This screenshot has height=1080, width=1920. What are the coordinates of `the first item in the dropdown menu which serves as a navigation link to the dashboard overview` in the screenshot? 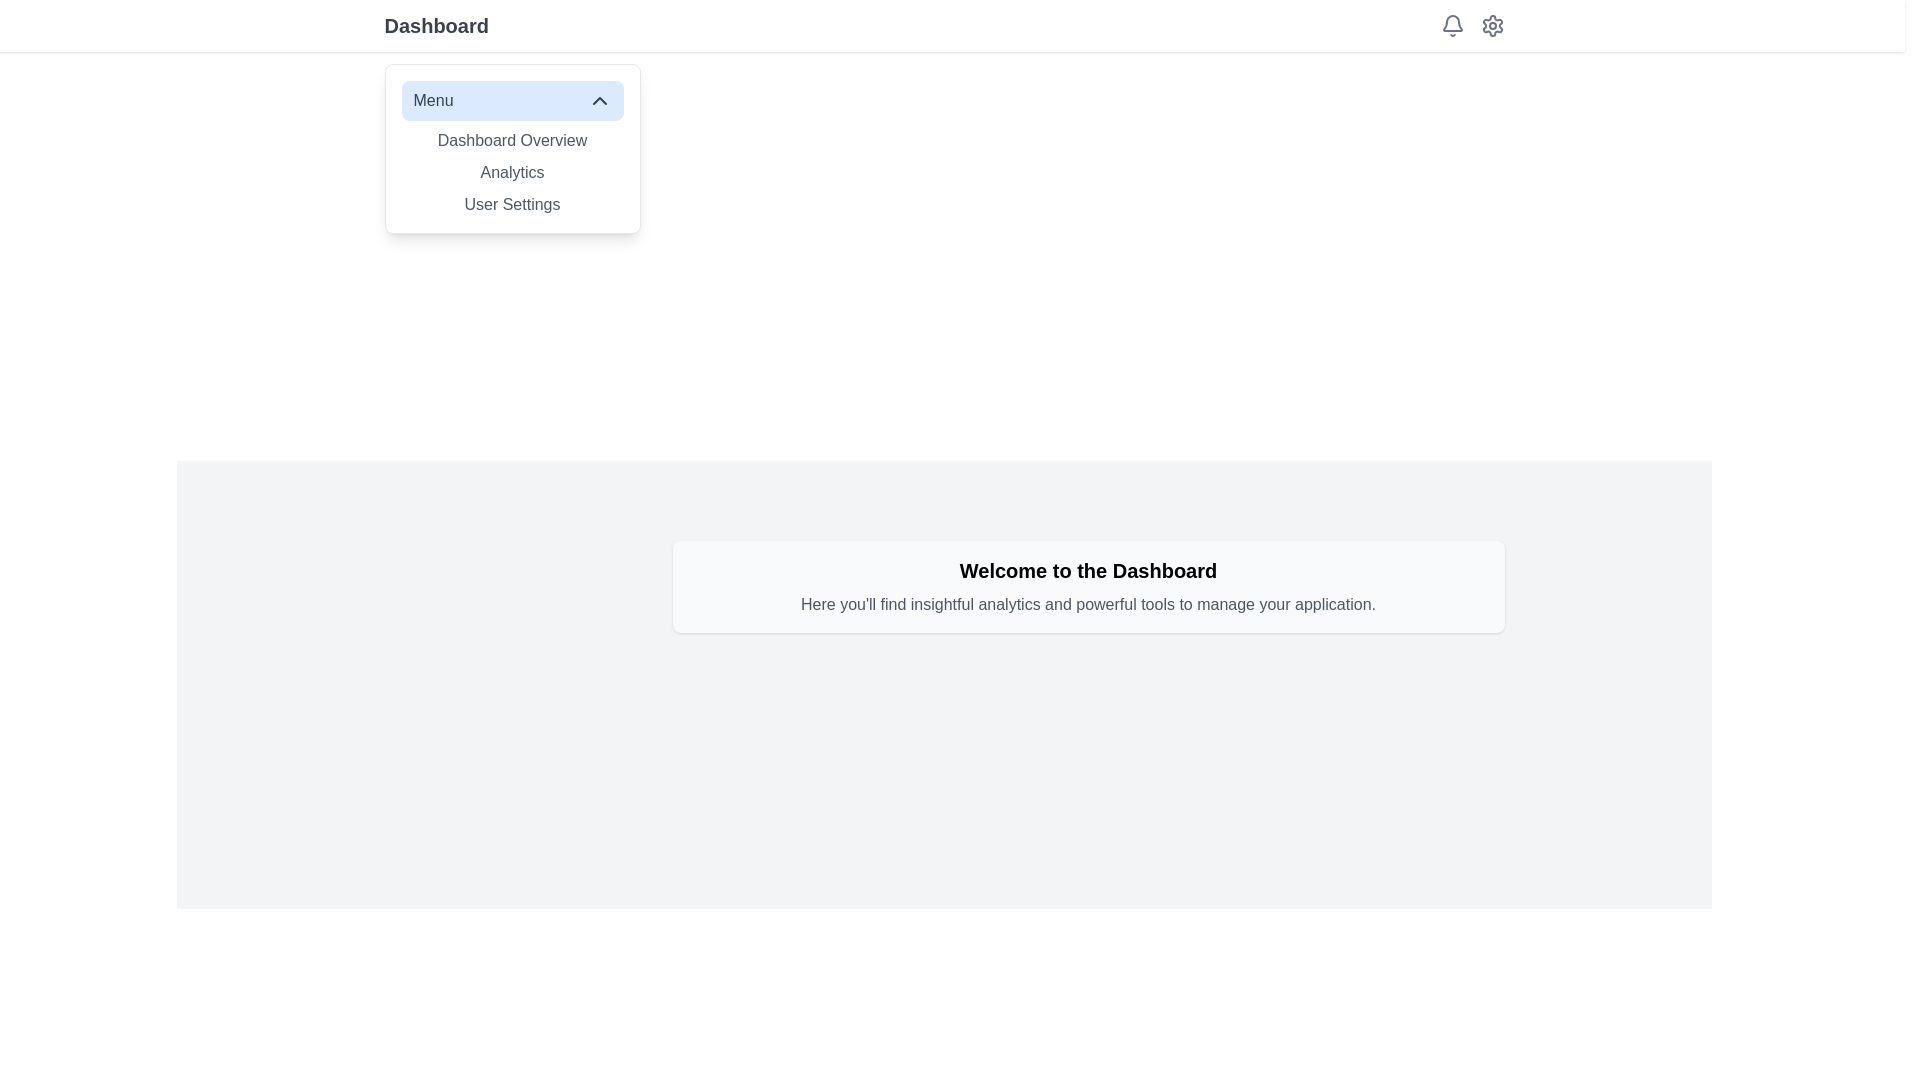 It's located at (512, 140).